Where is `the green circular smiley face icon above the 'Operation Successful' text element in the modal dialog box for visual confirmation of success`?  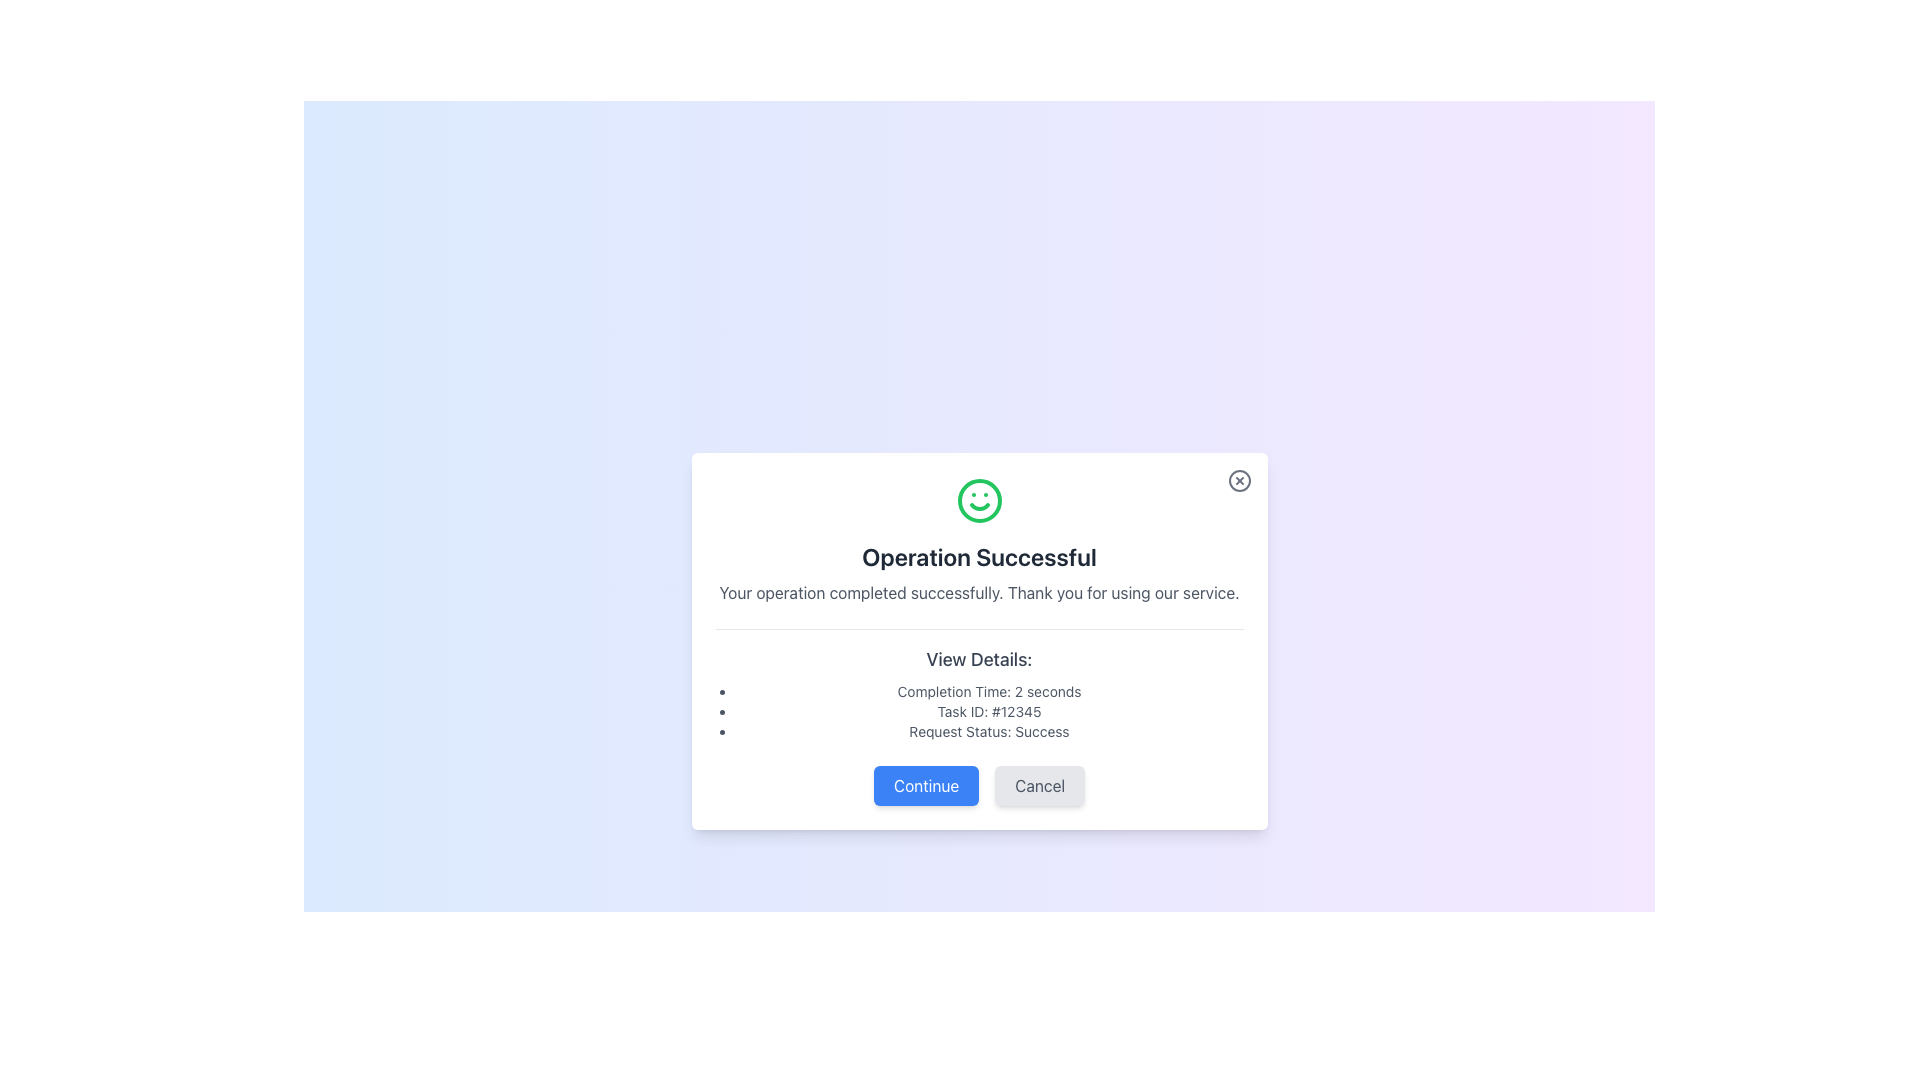
the green circular smiley face icon above the 'Operation Successful' text element in the modal dialog box for visual confirmation of success is located at coordinates (979, 540).